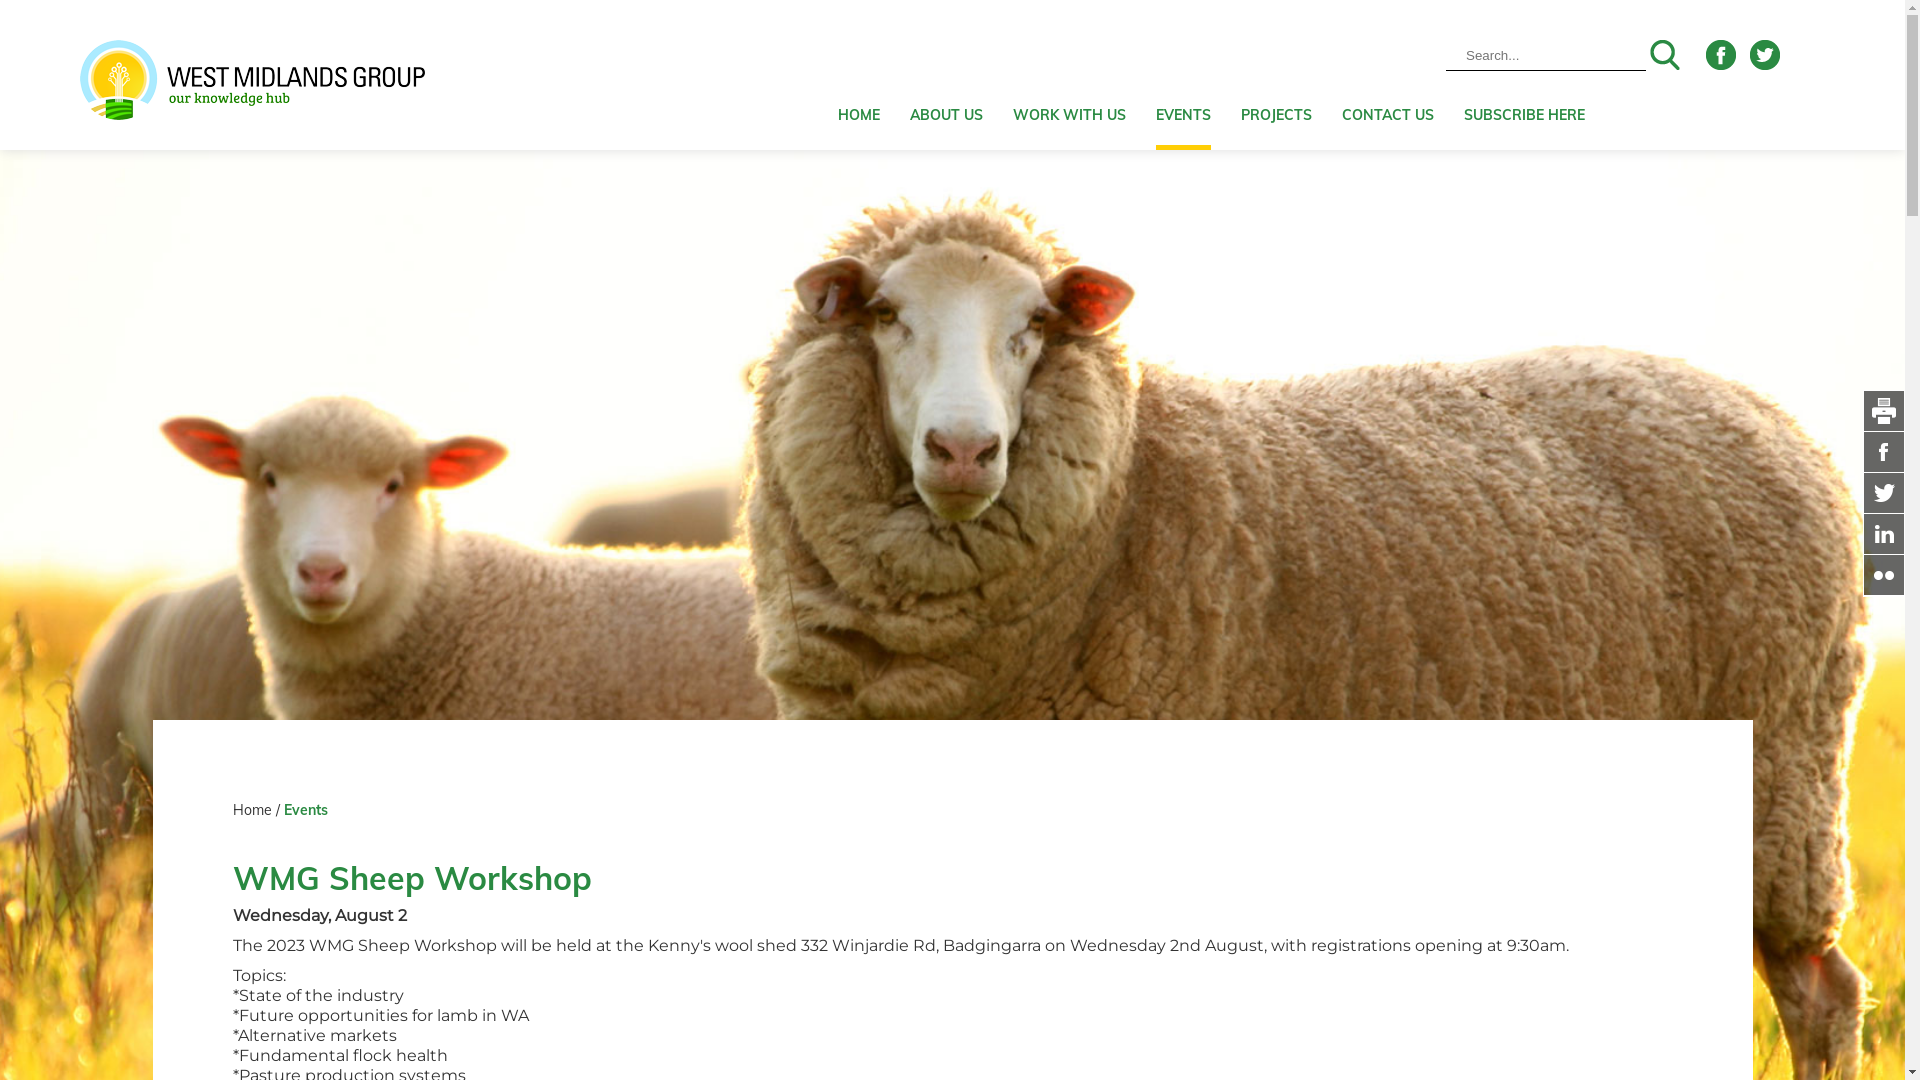  Describe the element at coordinates (1183, 73) in the screenshot. I see `'EVENTS'` at that location.